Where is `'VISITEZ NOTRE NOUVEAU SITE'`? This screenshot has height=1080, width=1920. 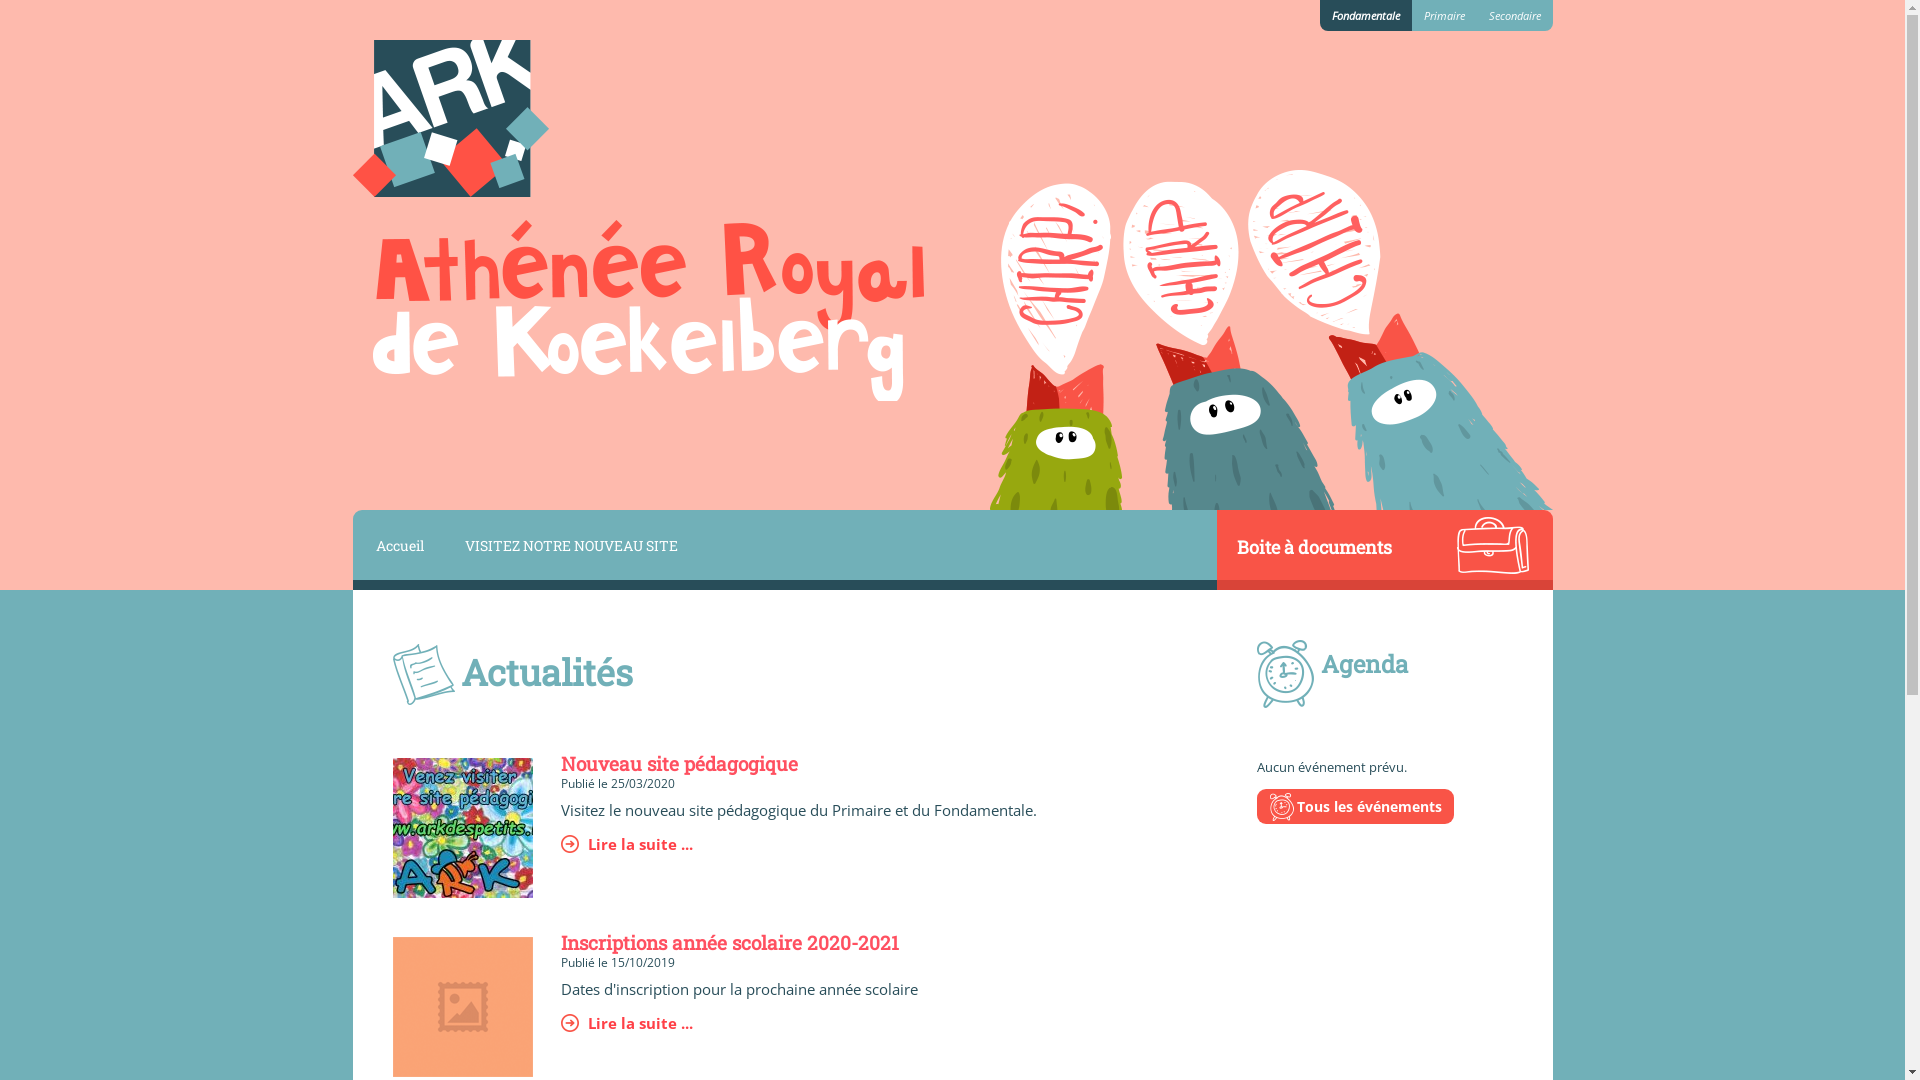 'VISITEZ NOTRE NOUVEAU SITE' is located at coordinates (568, 544).